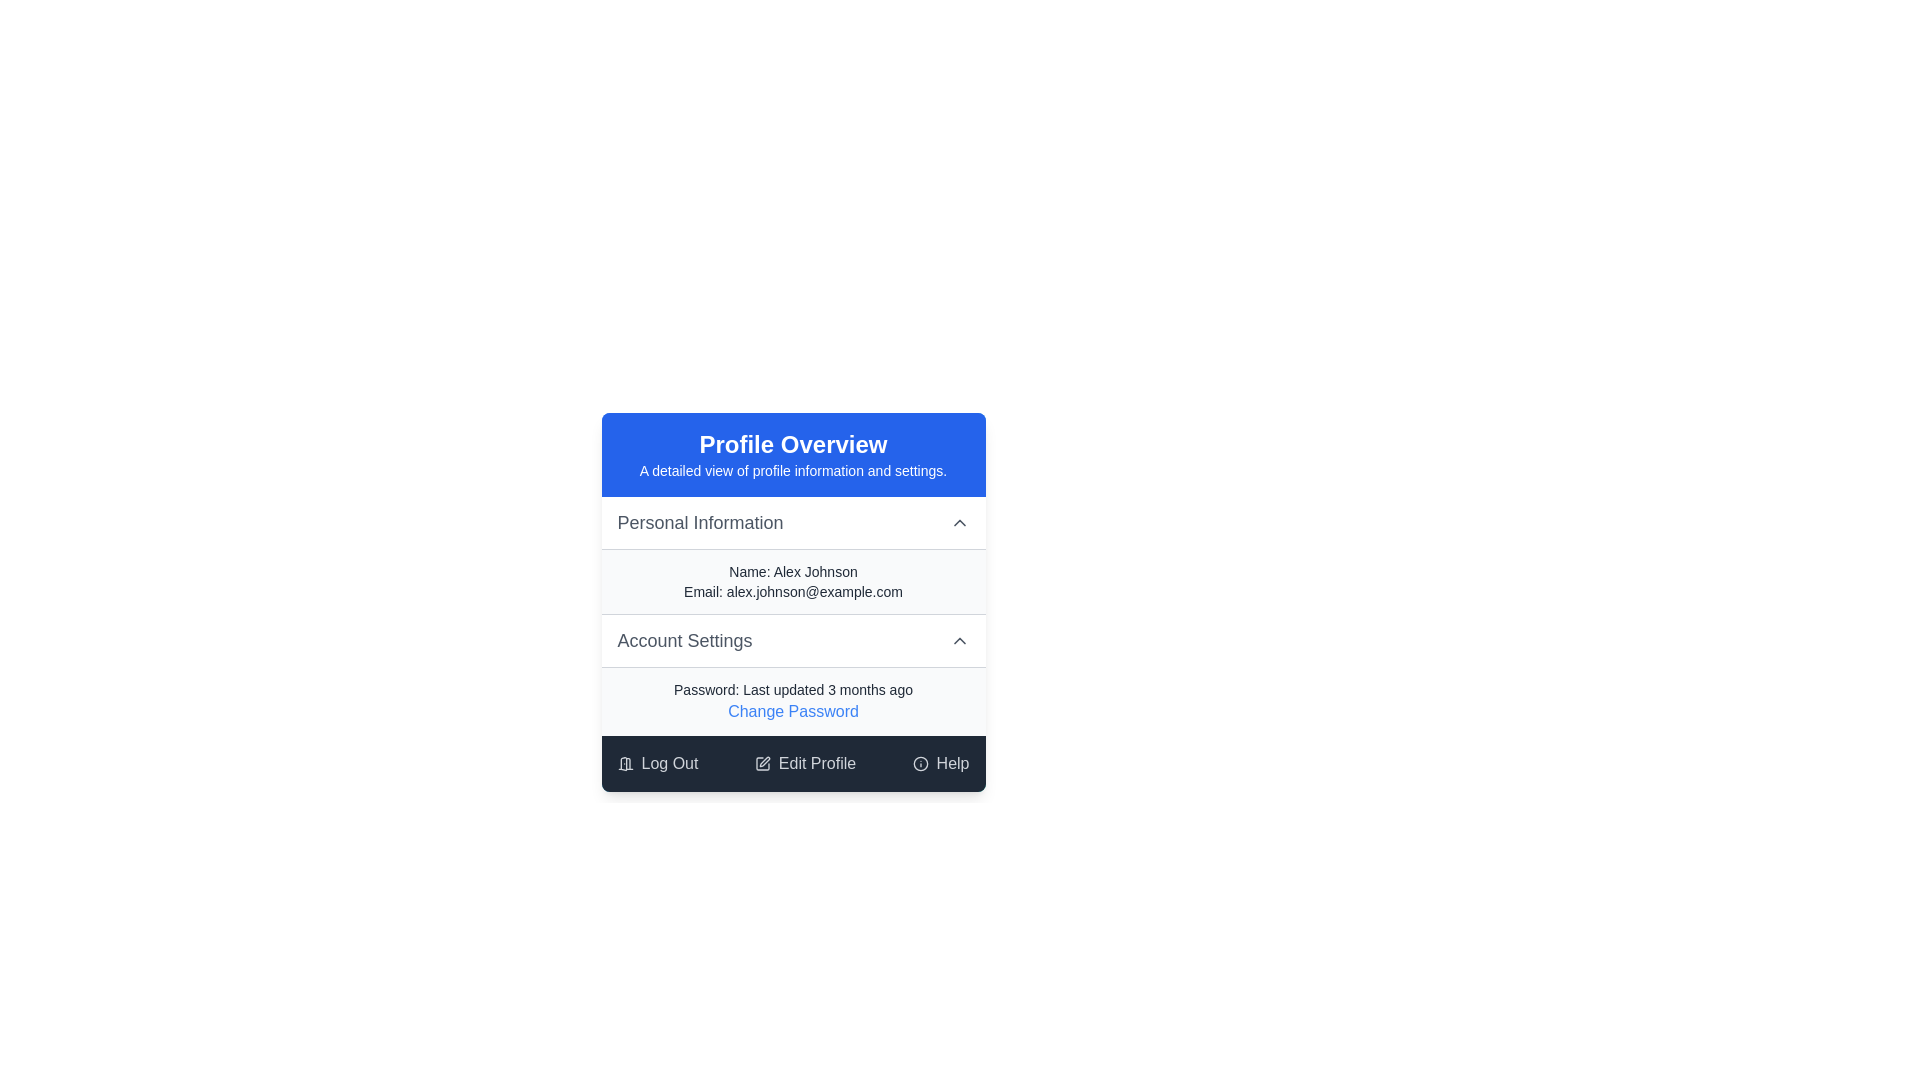 The width and height of the screenshot is (1920, 1080). What do you see at coordinates (700, 522) in the screenshot?
I see `the section header labeled 'Personal Information' which is positioned below the 'Profile Overview' title and above the list of profile details` at bounding box center [700, 522].